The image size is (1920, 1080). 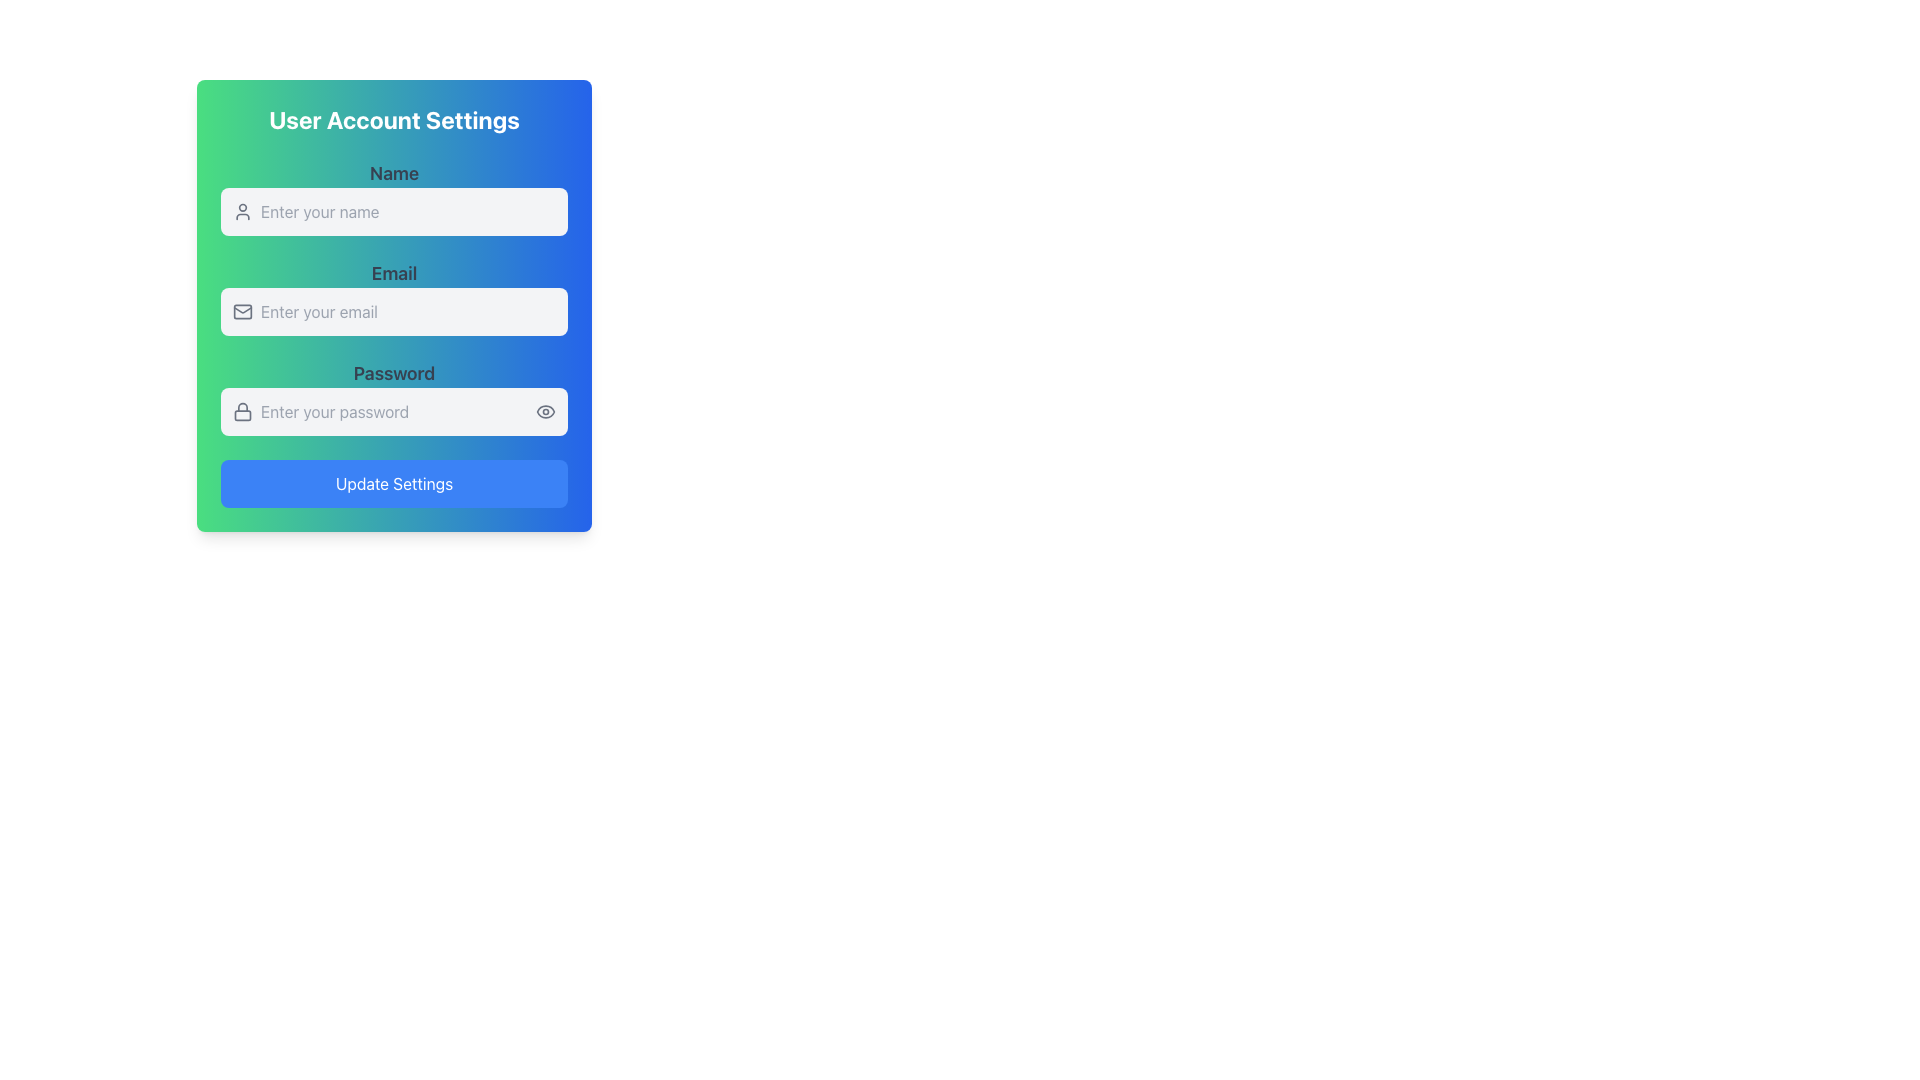 I want to click on the decorative SVG component that visually signifies the email-related input field in the 'User Account Settings' form, specifically the hollow envelope shape located on the left side of the input field labeled 'Email', so click(x=242, y=312).